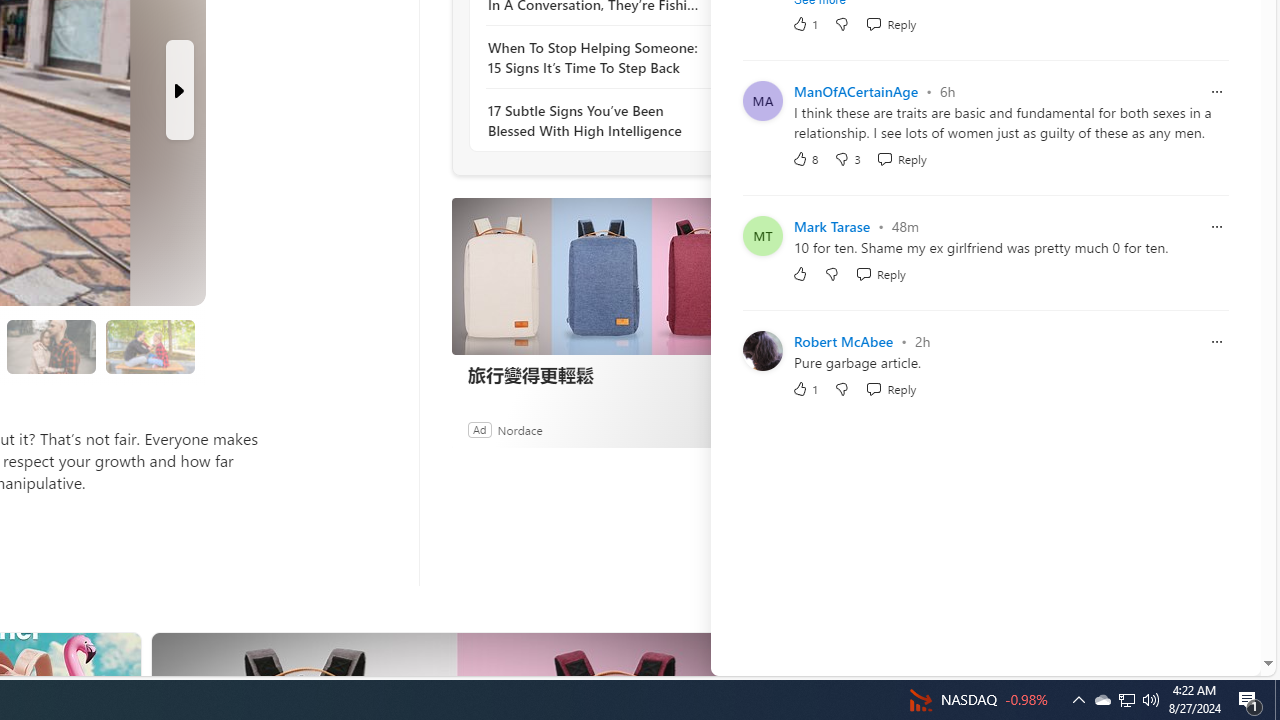 This screenshot has height=720, width=1280. Describe the element at coordinates (728, 428) in the screenshot. I see `'Ad Choice'` at that location.